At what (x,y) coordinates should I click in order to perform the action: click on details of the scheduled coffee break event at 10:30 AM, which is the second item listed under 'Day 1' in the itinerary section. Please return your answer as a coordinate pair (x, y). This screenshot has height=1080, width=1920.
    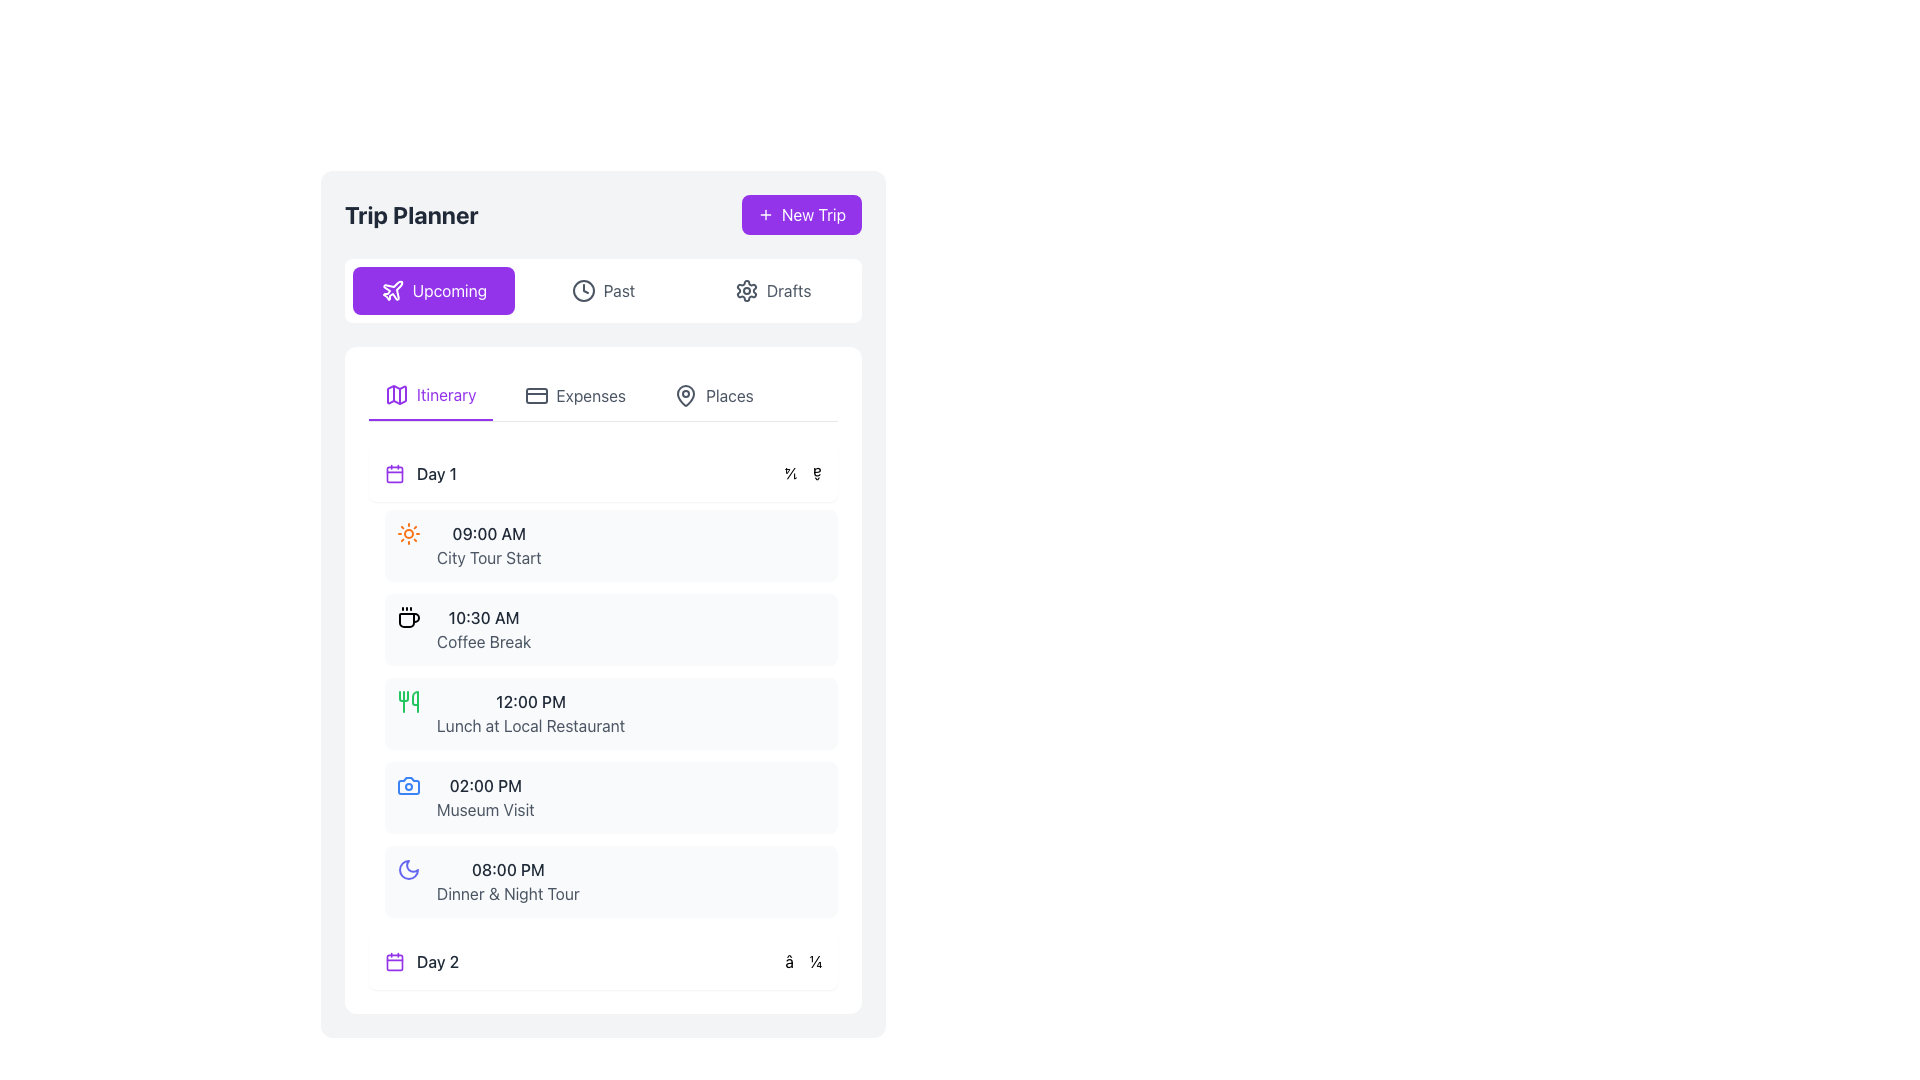
    Looking at the image, I should click on (484, 628).